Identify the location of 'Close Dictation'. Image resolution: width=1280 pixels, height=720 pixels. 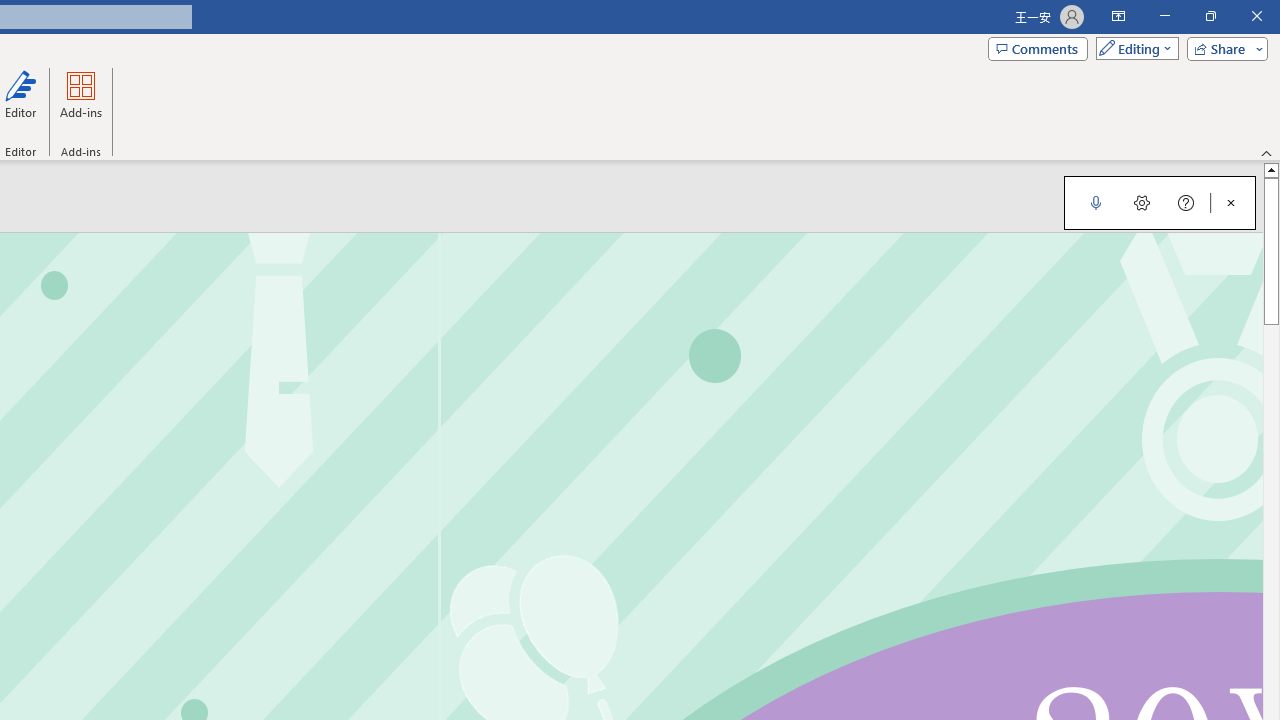
(1230, 203).